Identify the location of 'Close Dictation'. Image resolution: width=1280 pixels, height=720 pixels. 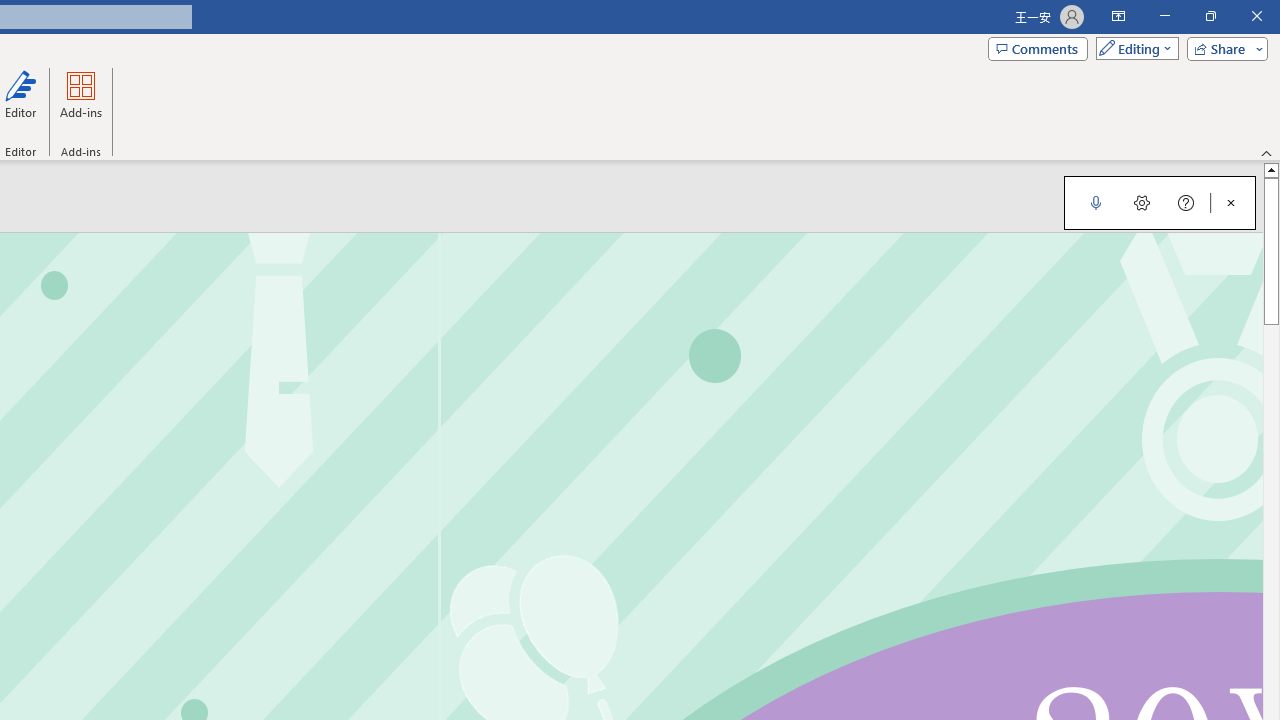
(1230, 203).